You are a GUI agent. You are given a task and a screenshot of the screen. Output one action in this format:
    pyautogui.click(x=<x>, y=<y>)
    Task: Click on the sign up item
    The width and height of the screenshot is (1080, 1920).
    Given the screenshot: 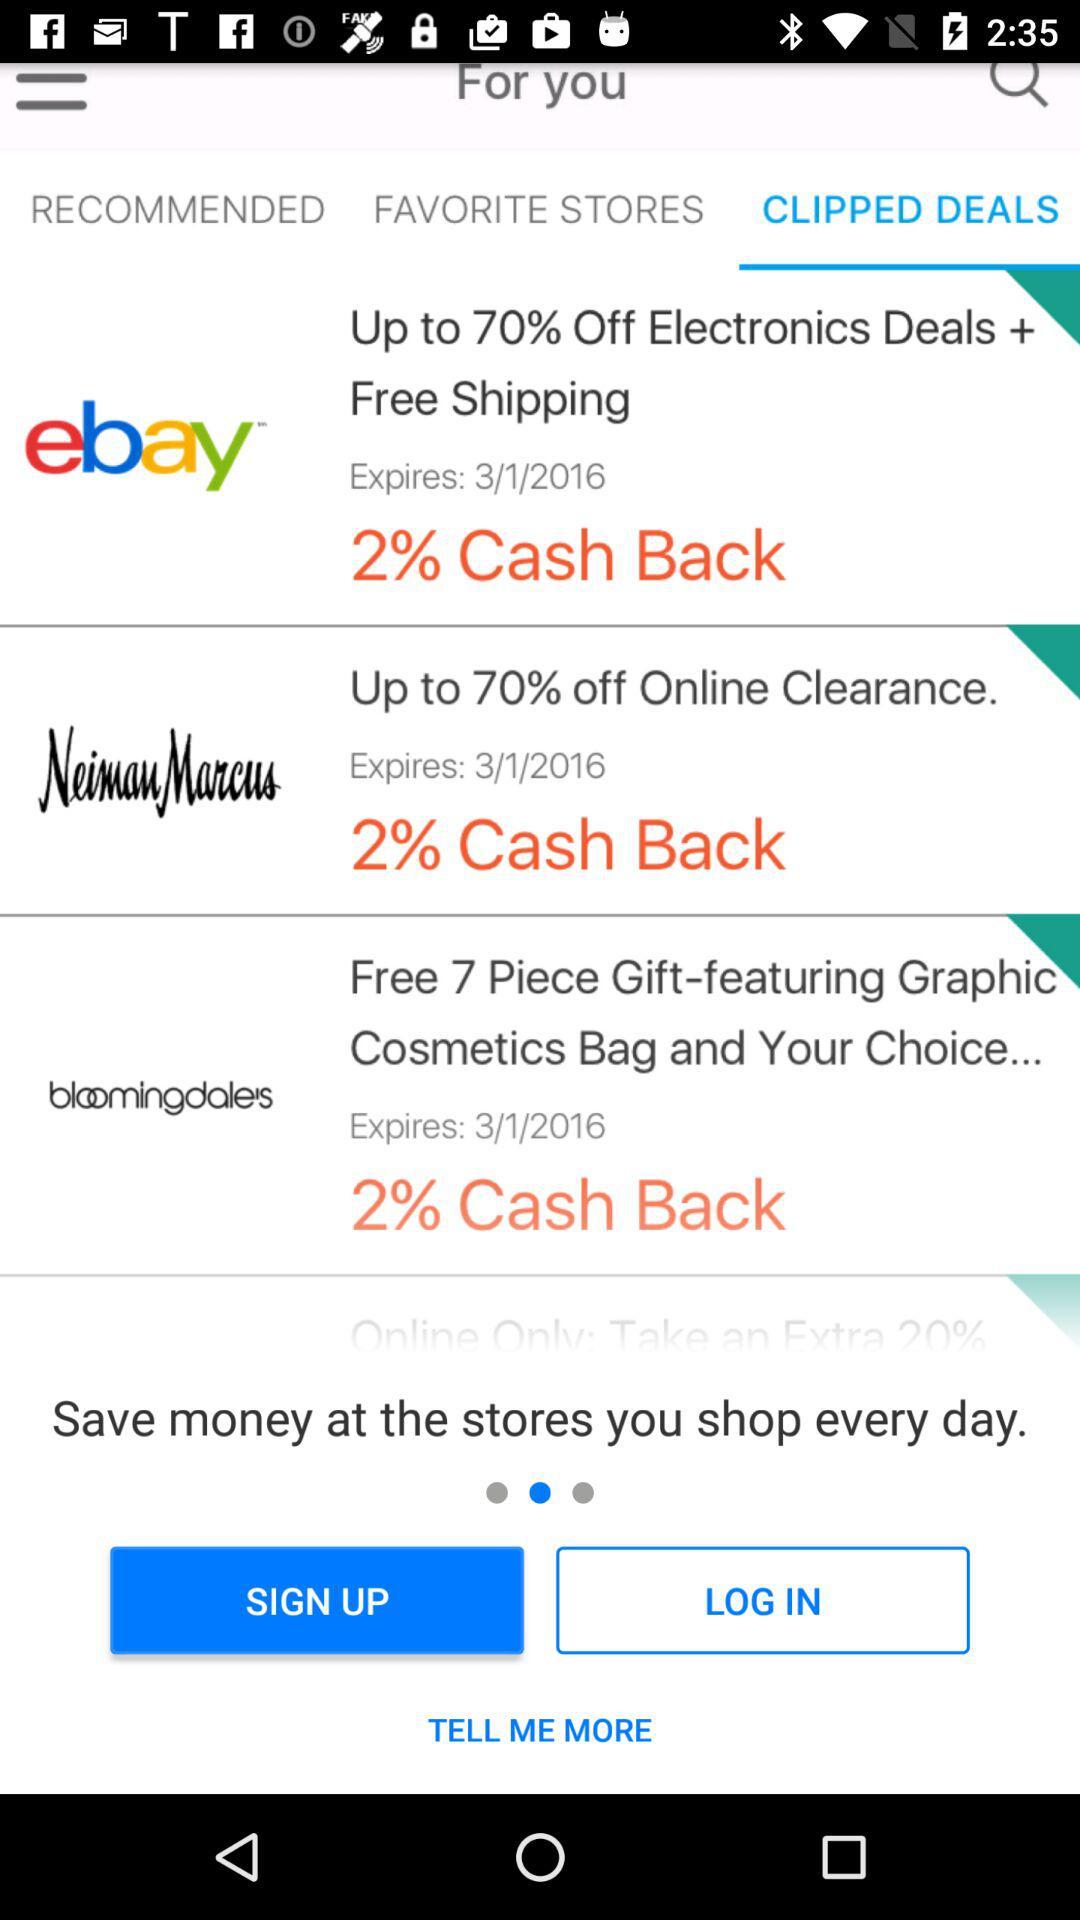 What is the action you would take?
    pyautogui.click(x=316, y=1600)
    